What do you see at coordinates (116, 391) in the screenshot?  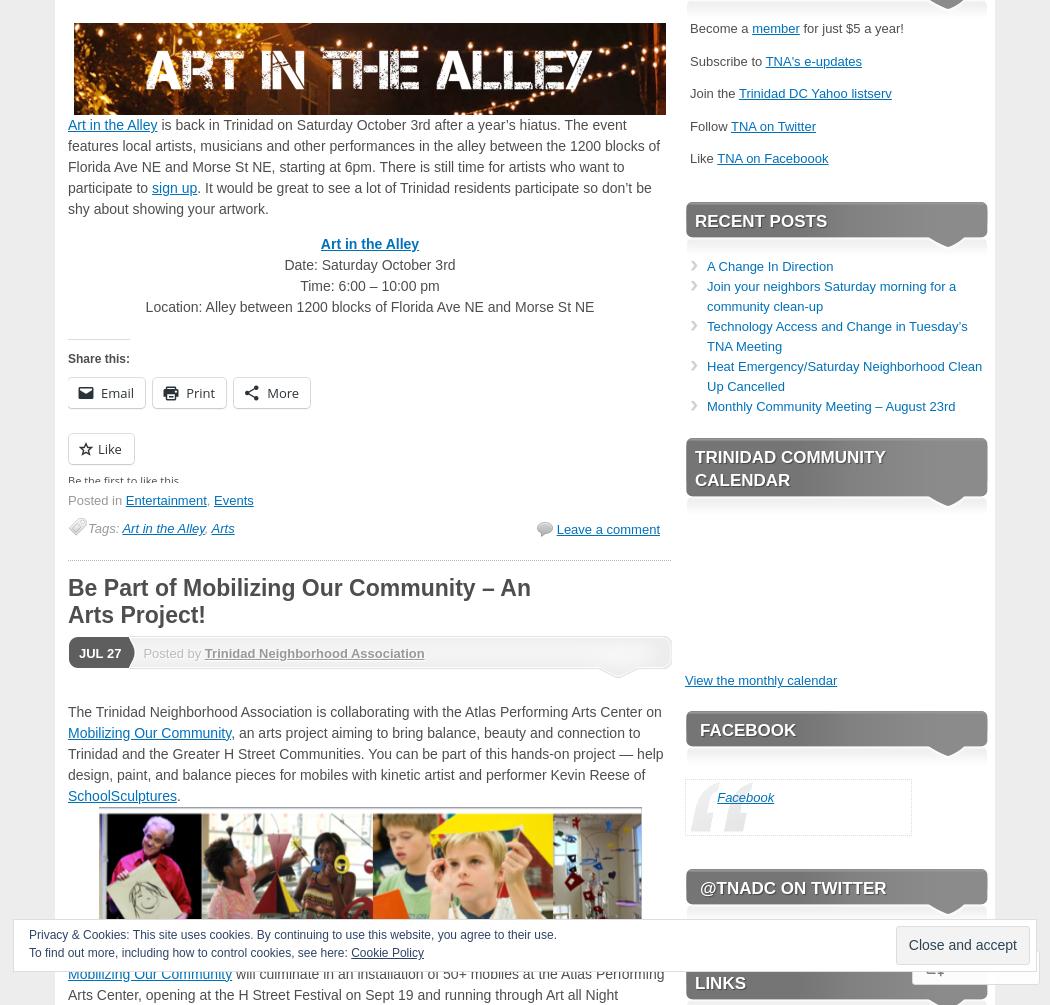 I see `'Email'` at bounding box center [116, 391].